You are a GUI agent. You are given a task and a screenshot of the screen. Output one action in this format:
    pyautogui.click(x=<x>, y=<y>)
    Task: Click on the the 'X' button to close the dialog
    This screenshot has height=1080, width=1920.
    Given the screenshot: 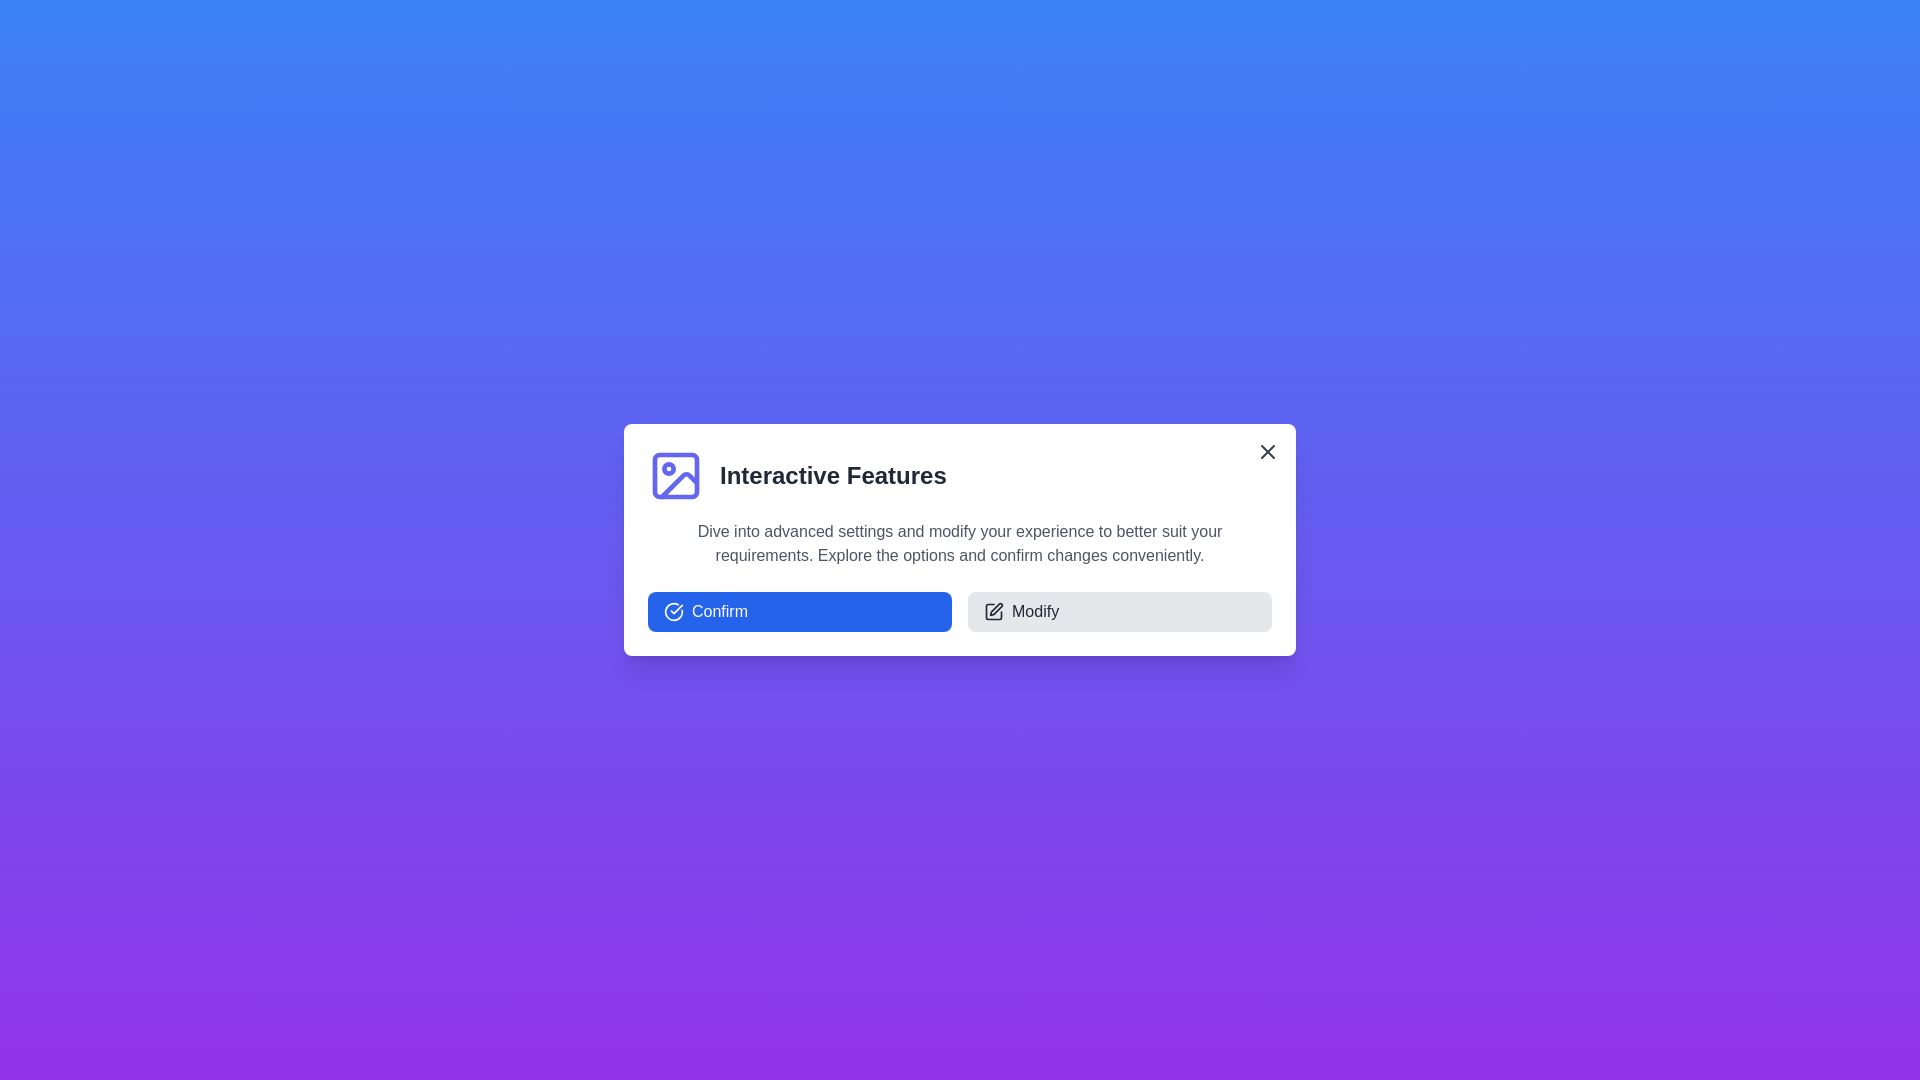 What is the action you would take?
    pyautogui.click(x=1266, y=451)
    